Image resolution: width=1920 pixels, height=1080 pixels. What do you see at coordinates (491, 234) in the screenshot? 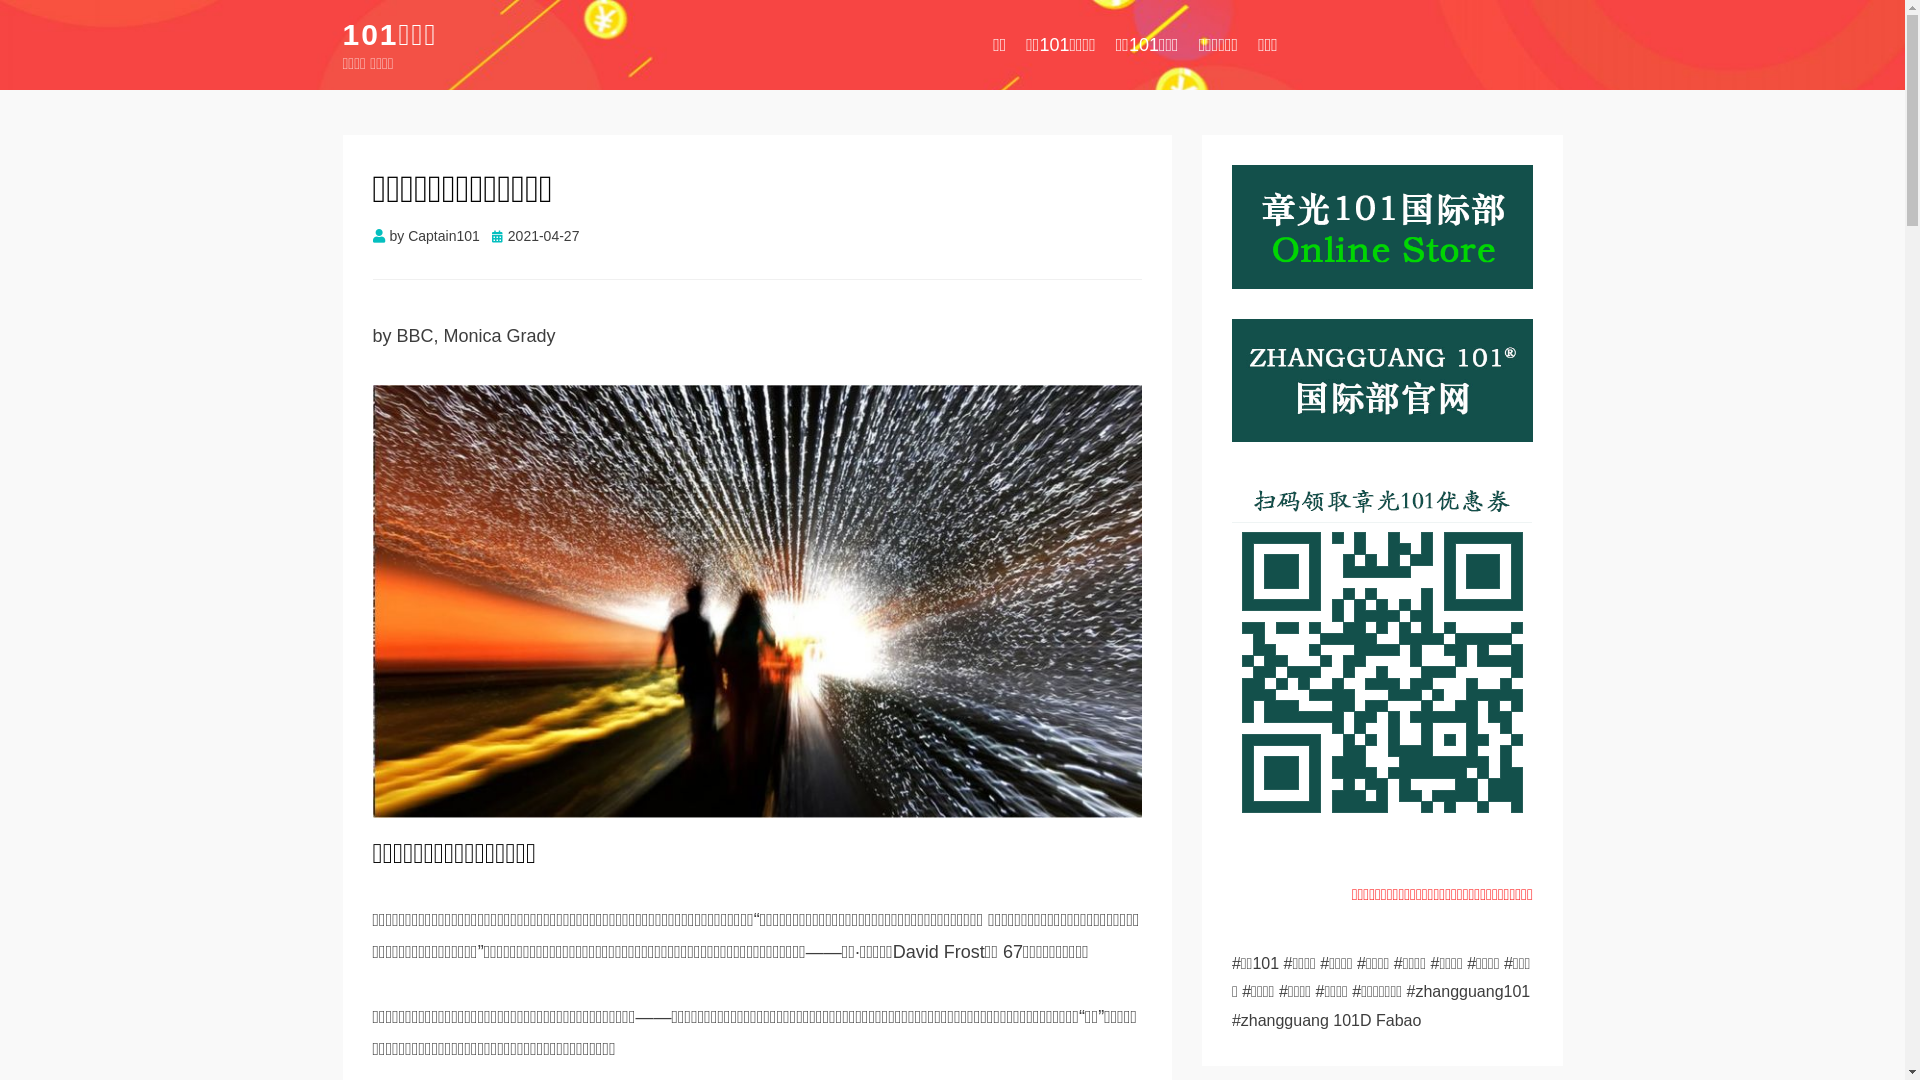
I see `'2021-04-27'` at bounding box center [491, 234].